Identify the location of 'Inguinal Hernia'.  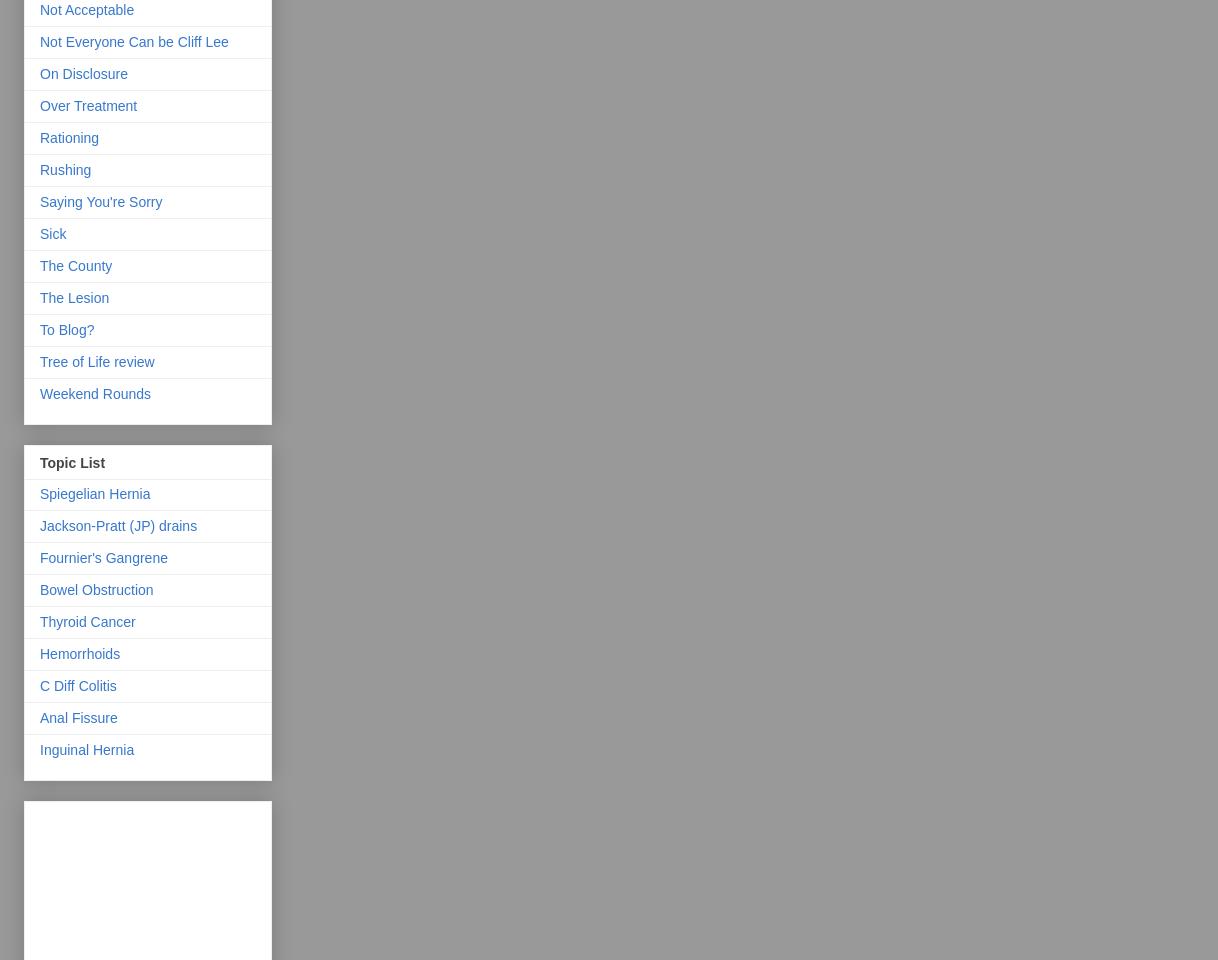
(85, 747).